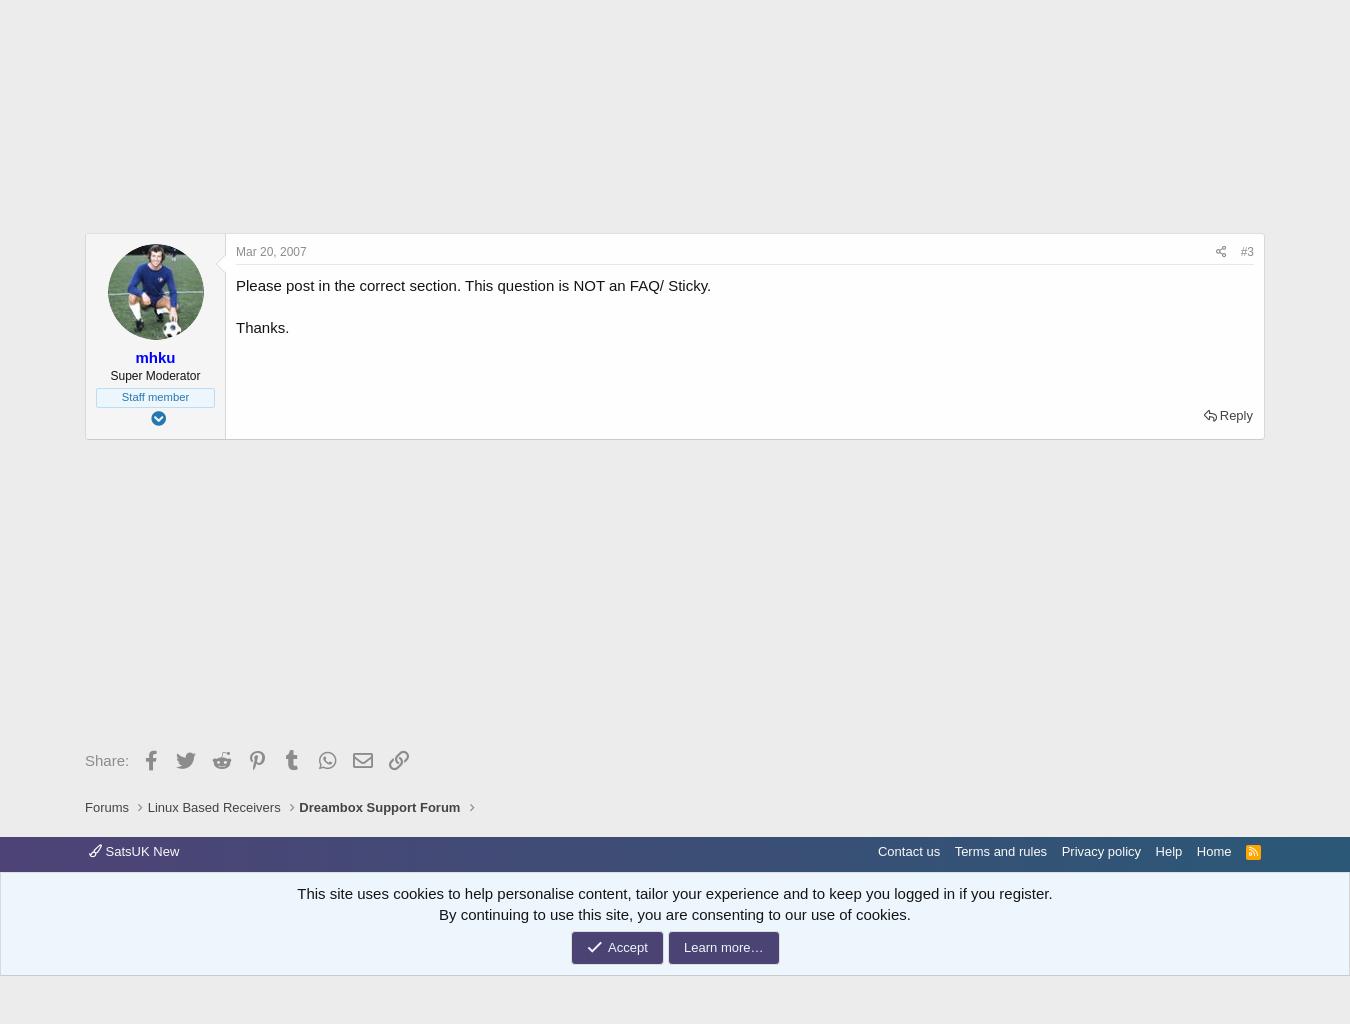 This screenshot has width=1350, height=1024. Describe the element at coordinates (556, 901) in the screenshot. I see `'XenPorta 2 PRO'` at that location.